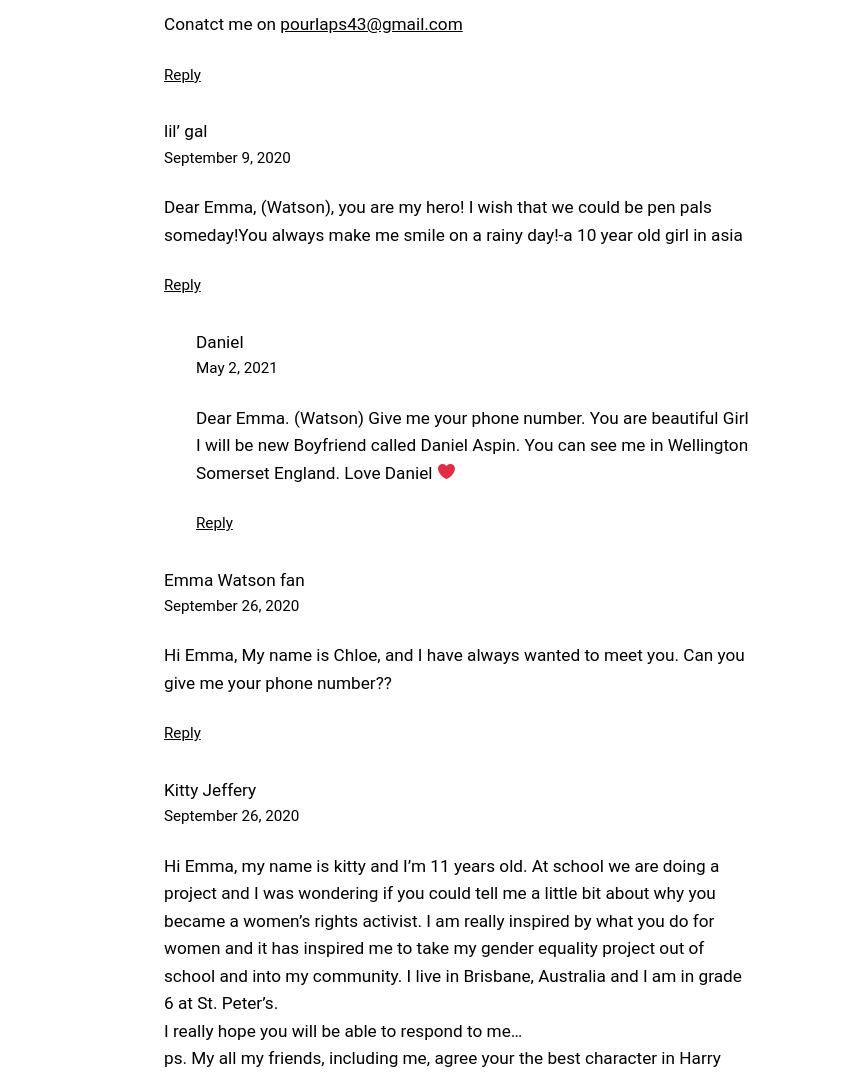  Describe the element at coordinates (451, 933) in the screenshot. I see `'Hi Emma, my name is kitty and I’m 11 years old. At school we are doing a project and I was wondering if you could tell me a little bit about why you became a women’s rights activist. I am really inspired by what you do for women and it has inspired me to take my gender equality project out of school and into my community. I live in Brisbane, Australia and I am in grade 6 at St. Peter’s.'` at that location.